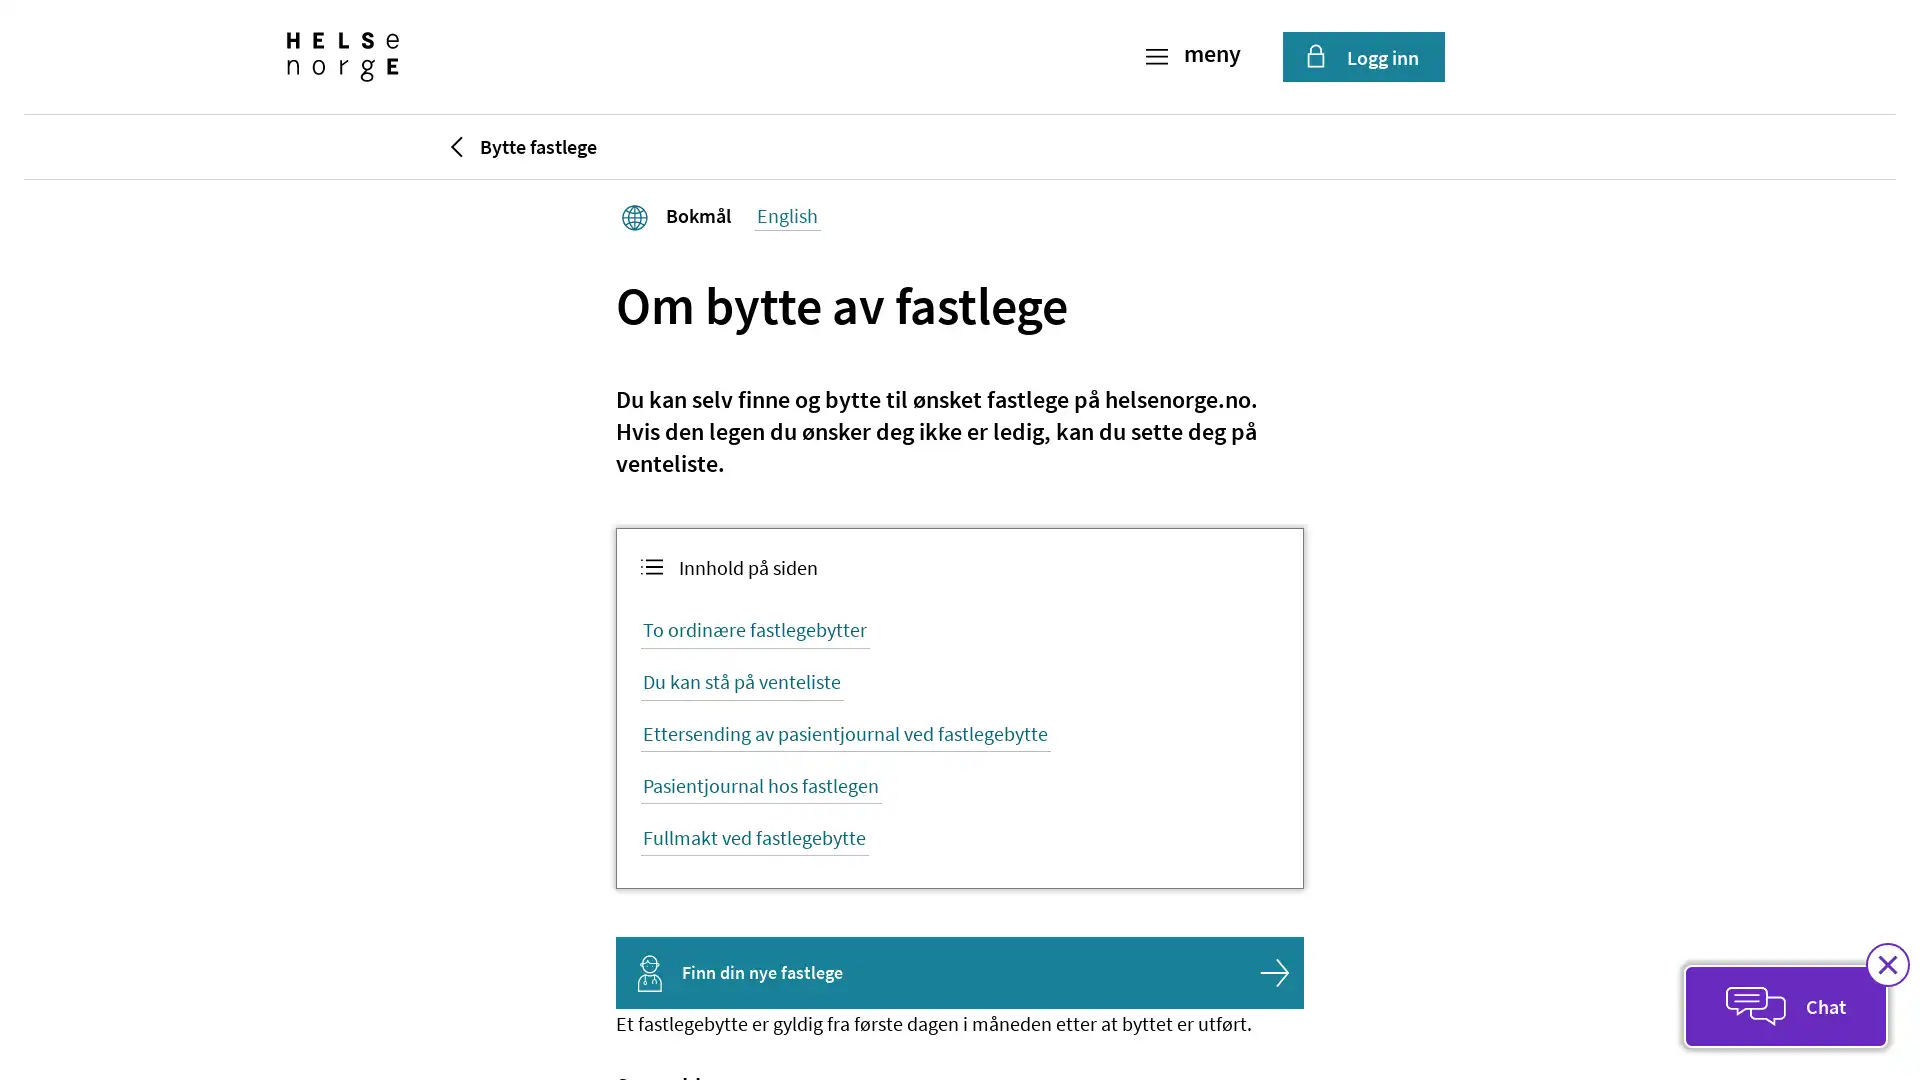 The height and width of the screenshot is (1080, 1920). What do you see at coordinates (1886, 963) in the screenshot?
I see `Fjern chat` at bounding box center [1886, 963].